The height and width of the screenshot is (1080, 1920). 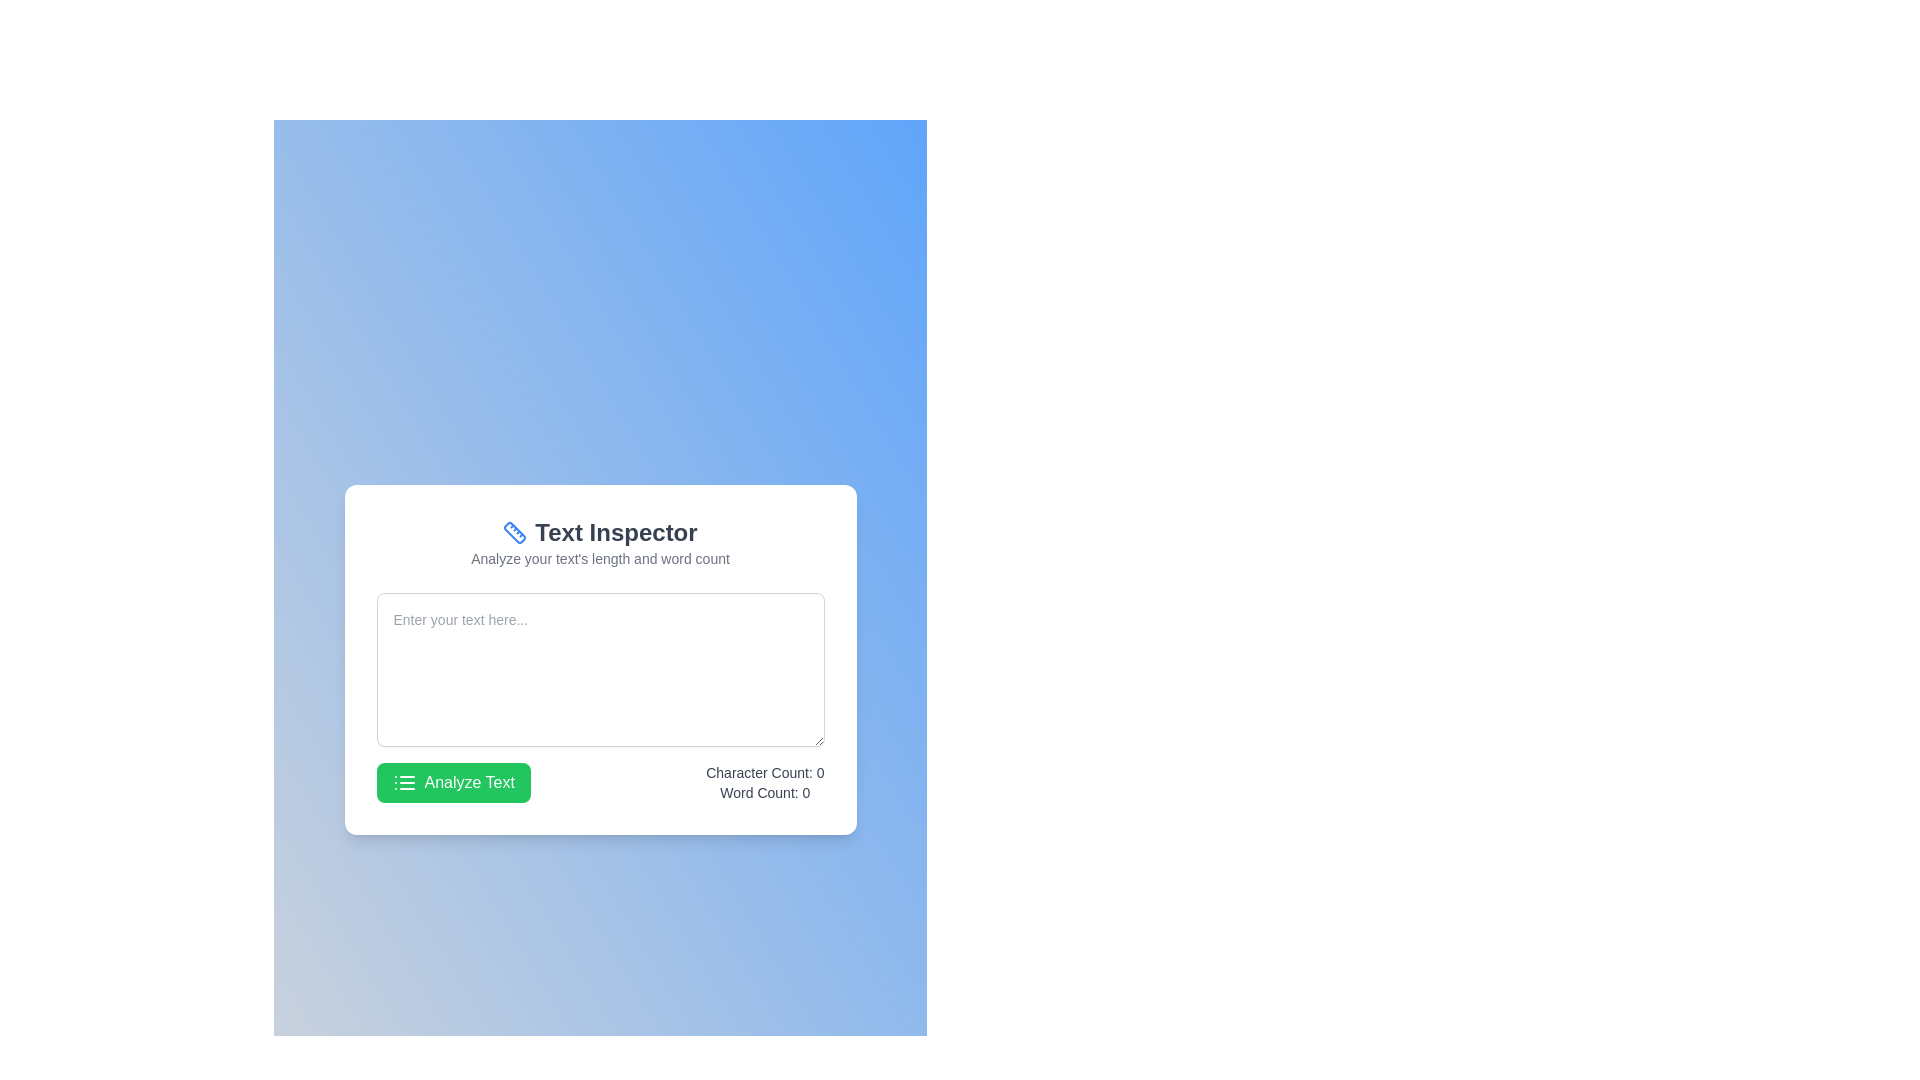 What do you see at coordinates (403, 782) in the screenshot?
I see `the icon located to the left of the 'Analyze Text' button, which visually represents the action of analyzing text` at bounding box center [403, 782].